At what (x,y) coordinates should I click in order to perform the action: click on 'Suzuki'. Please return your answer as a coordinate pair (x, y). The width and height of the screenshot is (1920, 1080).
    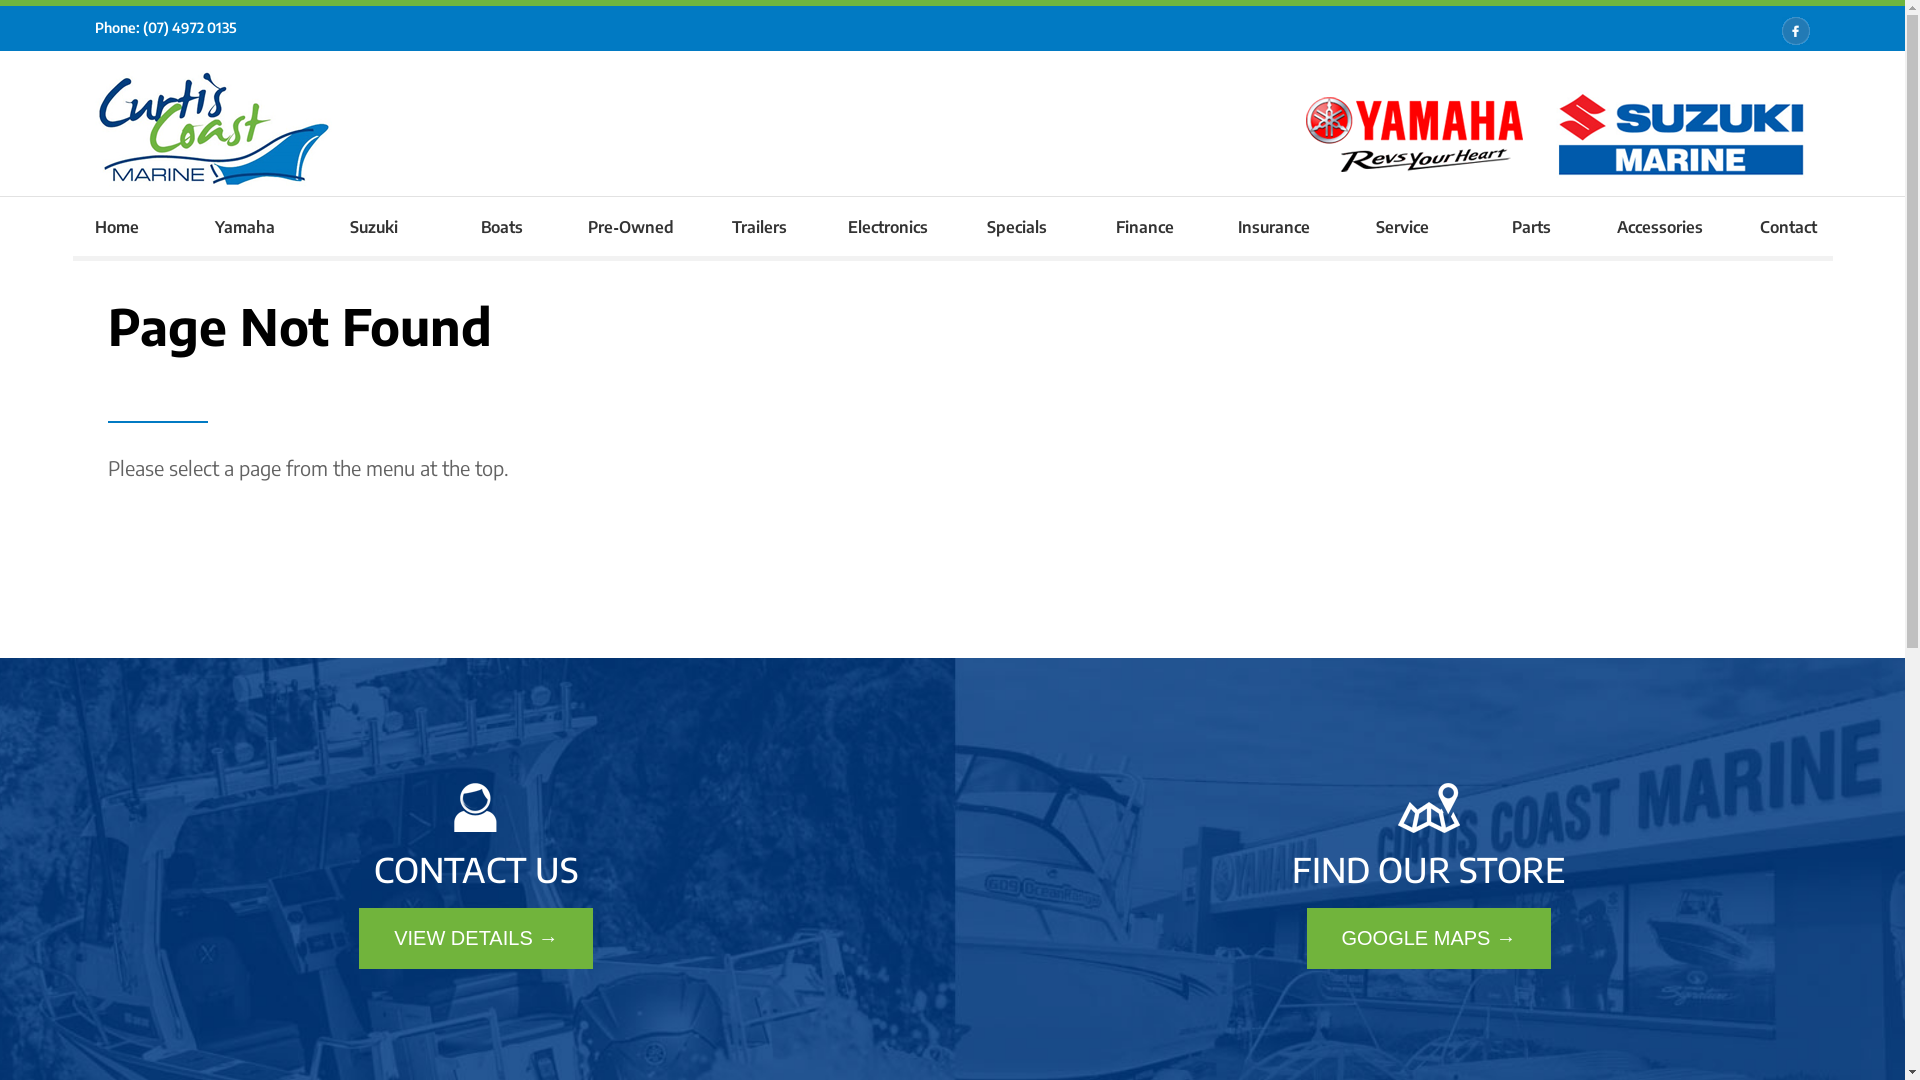
    Looking at the image, I should click on (309, 225).